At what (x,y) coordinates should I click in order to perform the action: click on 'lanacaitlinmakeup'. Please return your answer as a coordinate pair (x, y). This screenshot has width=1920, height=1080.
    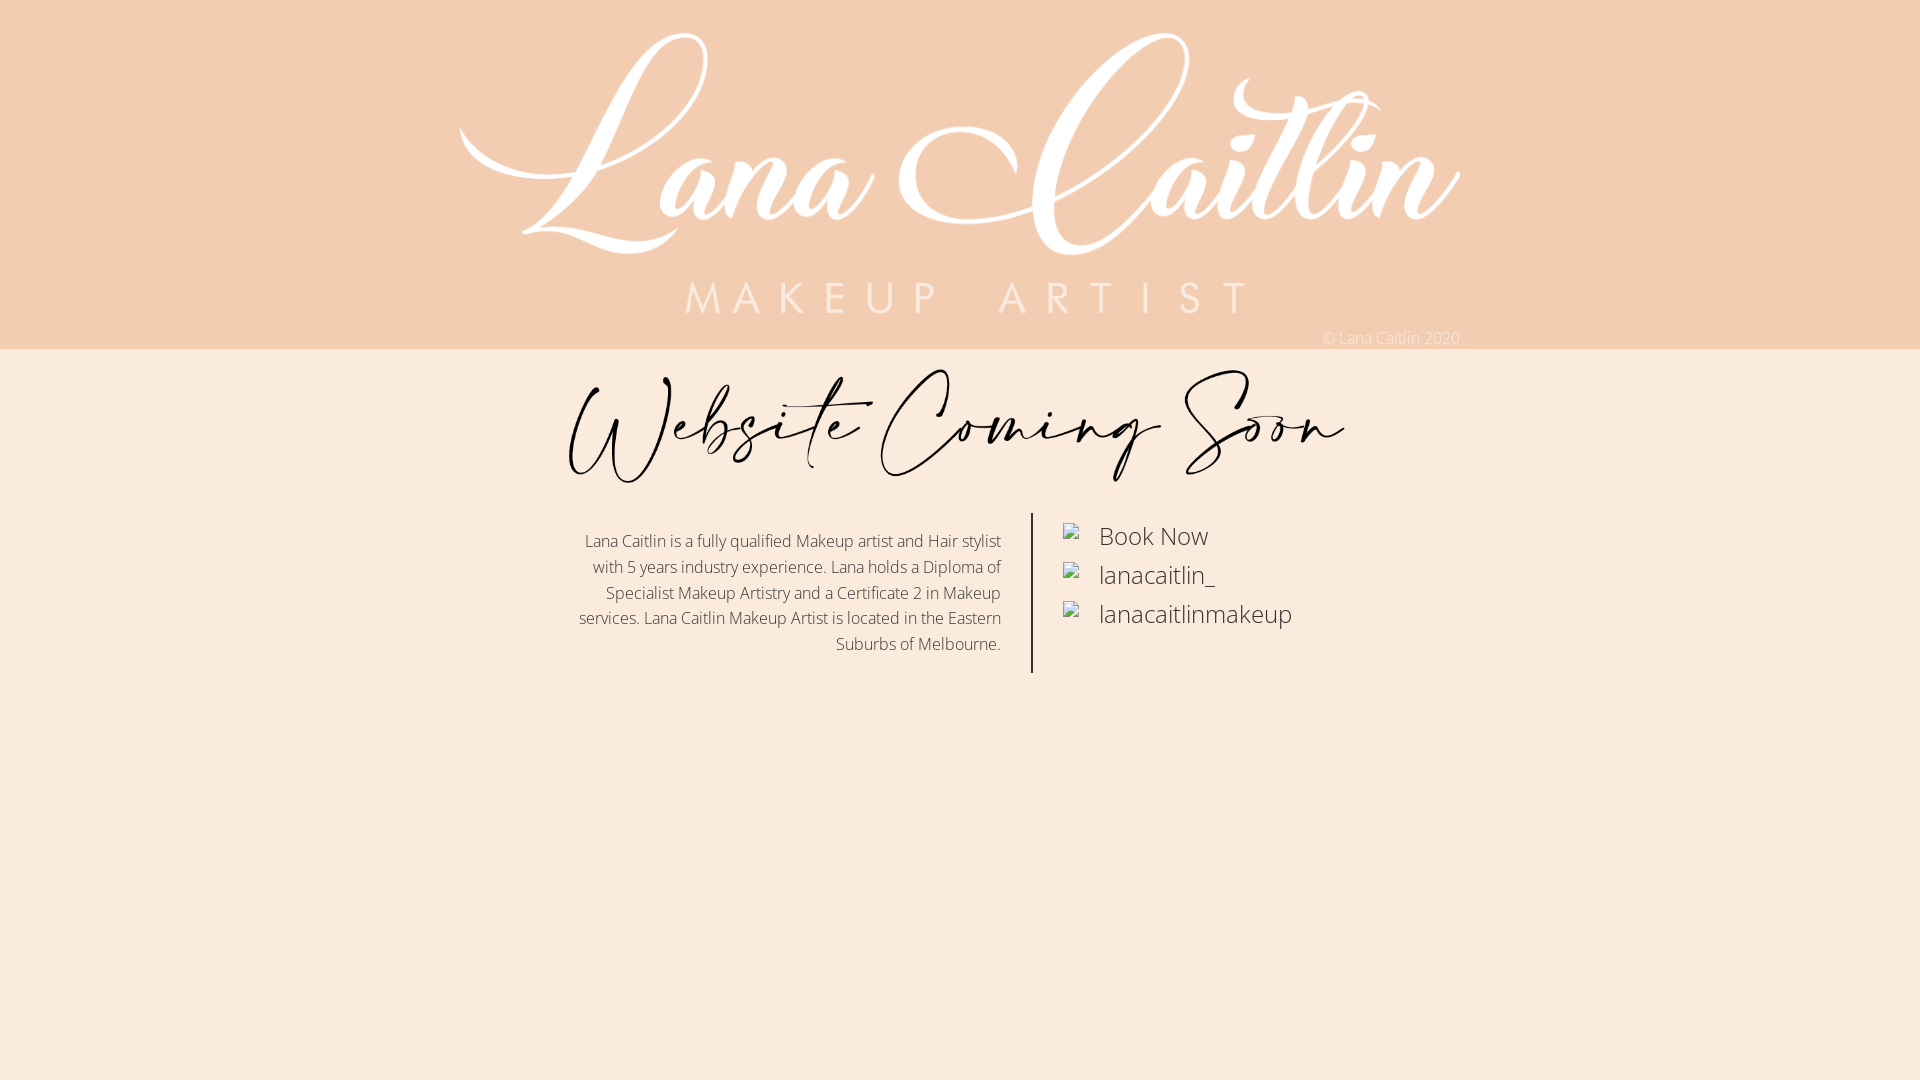
    Looking at the image, I should click on (1195, 612).